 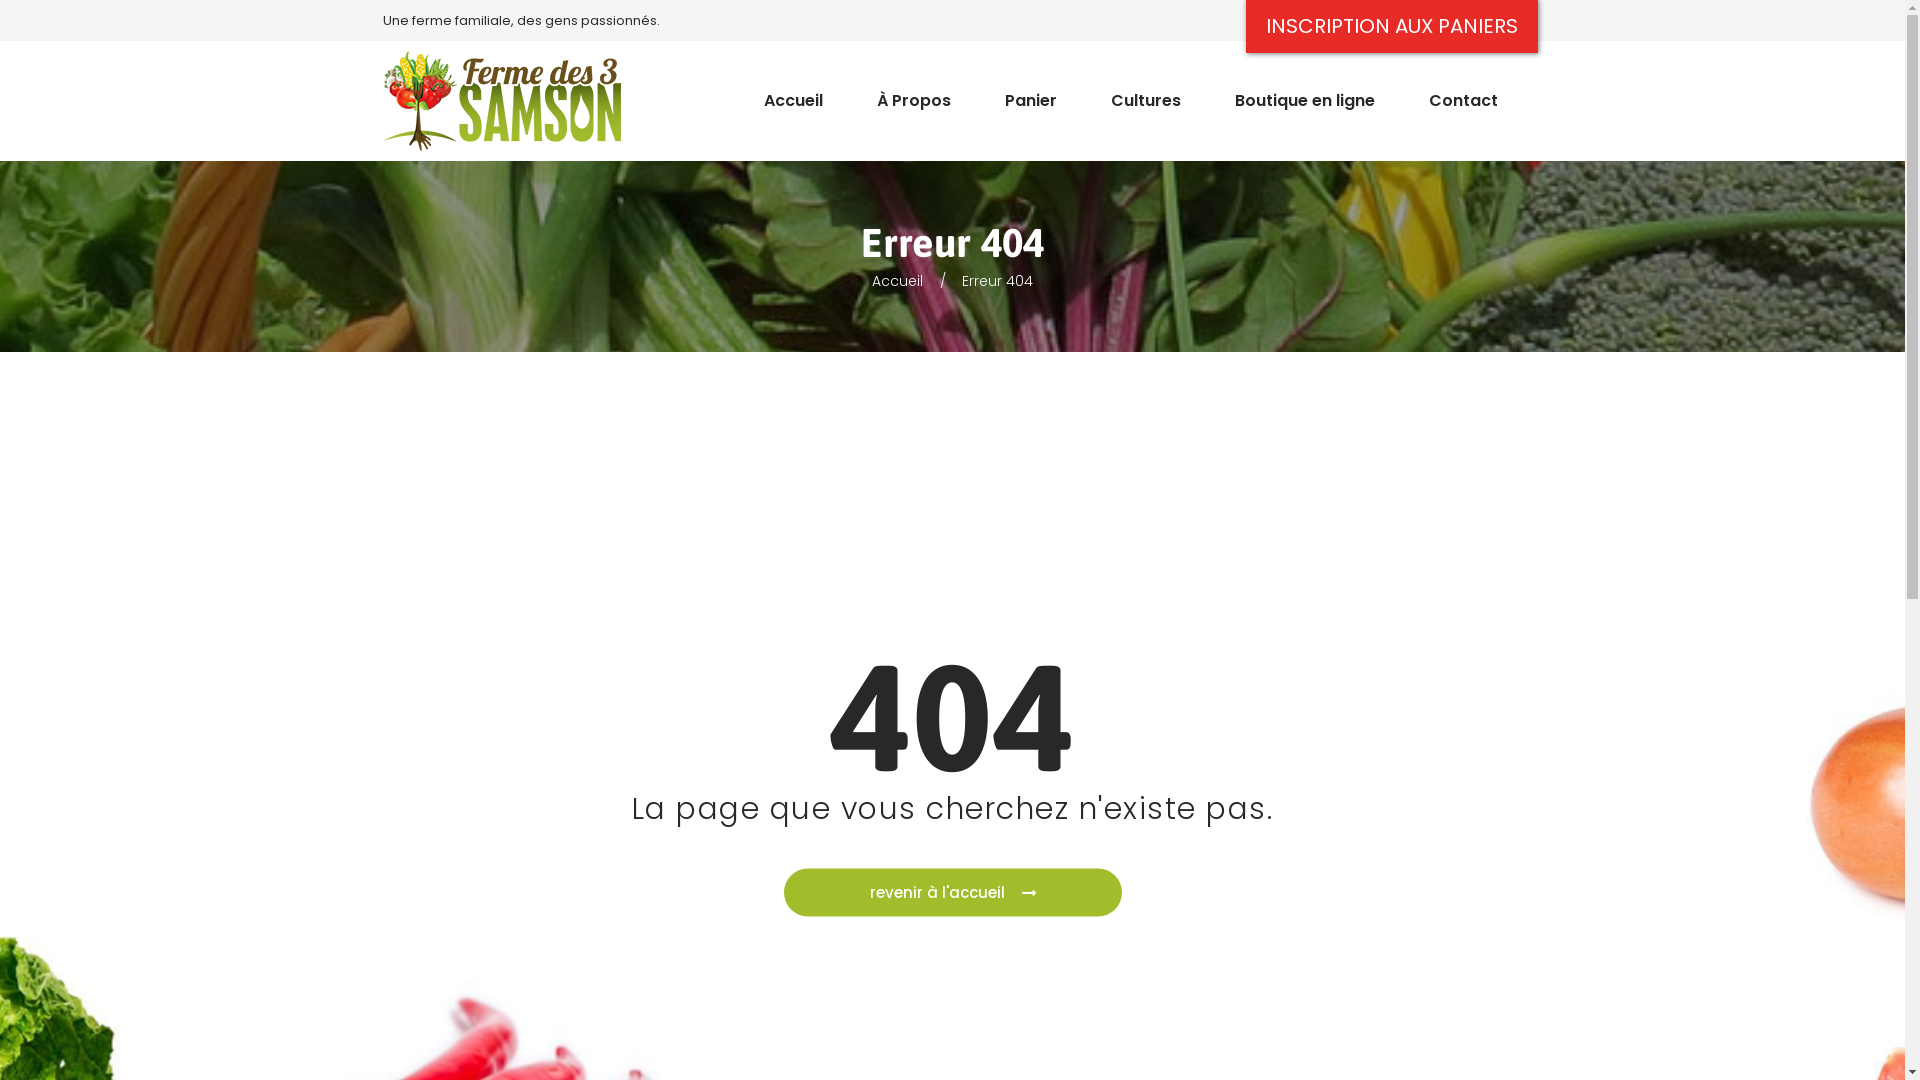 What do you see at coordinates (1305, 91) in the screenshot?
I see `'Boutique en ligne'` at bounding box center [1305, 91].